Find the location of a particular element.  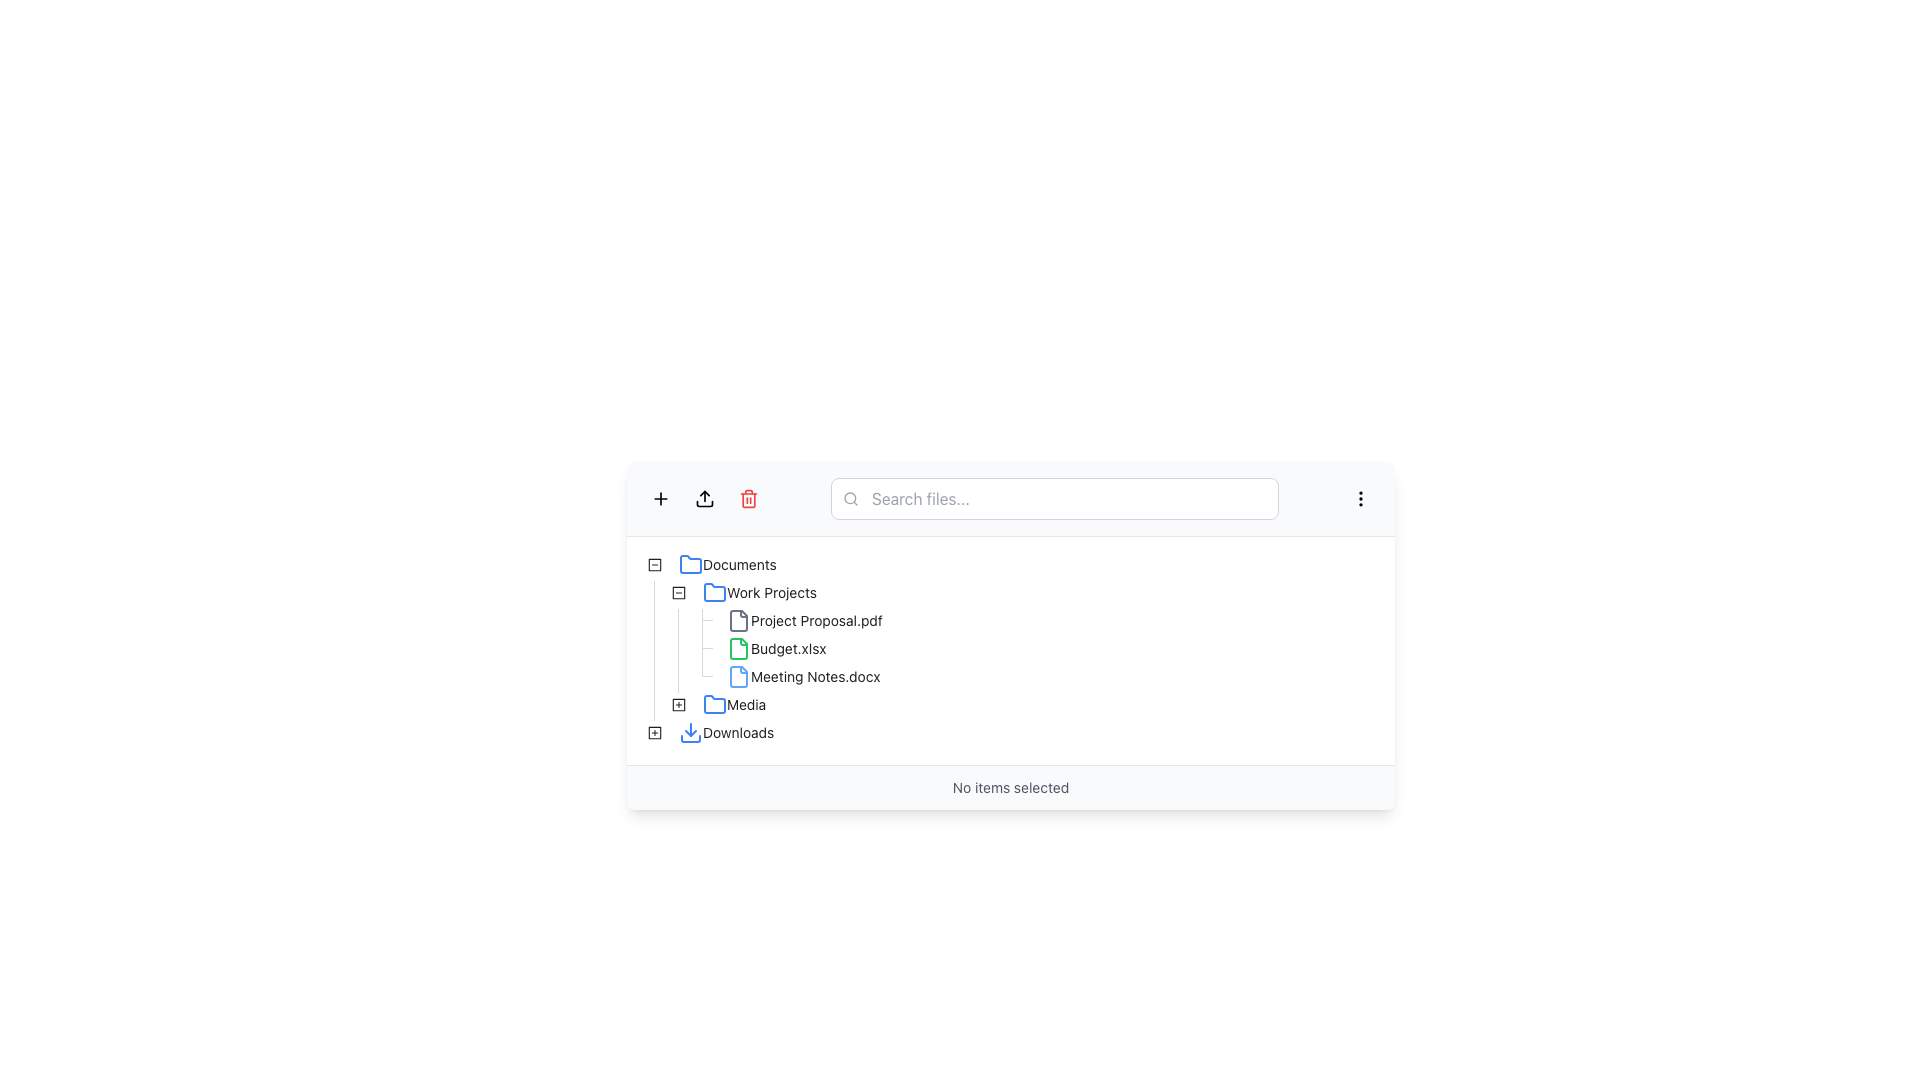

the indentation unit indicating hierarchical nesting within the 'Work Projects' folder, which serves as a marker for nested items is located at coordinates (678, 620).